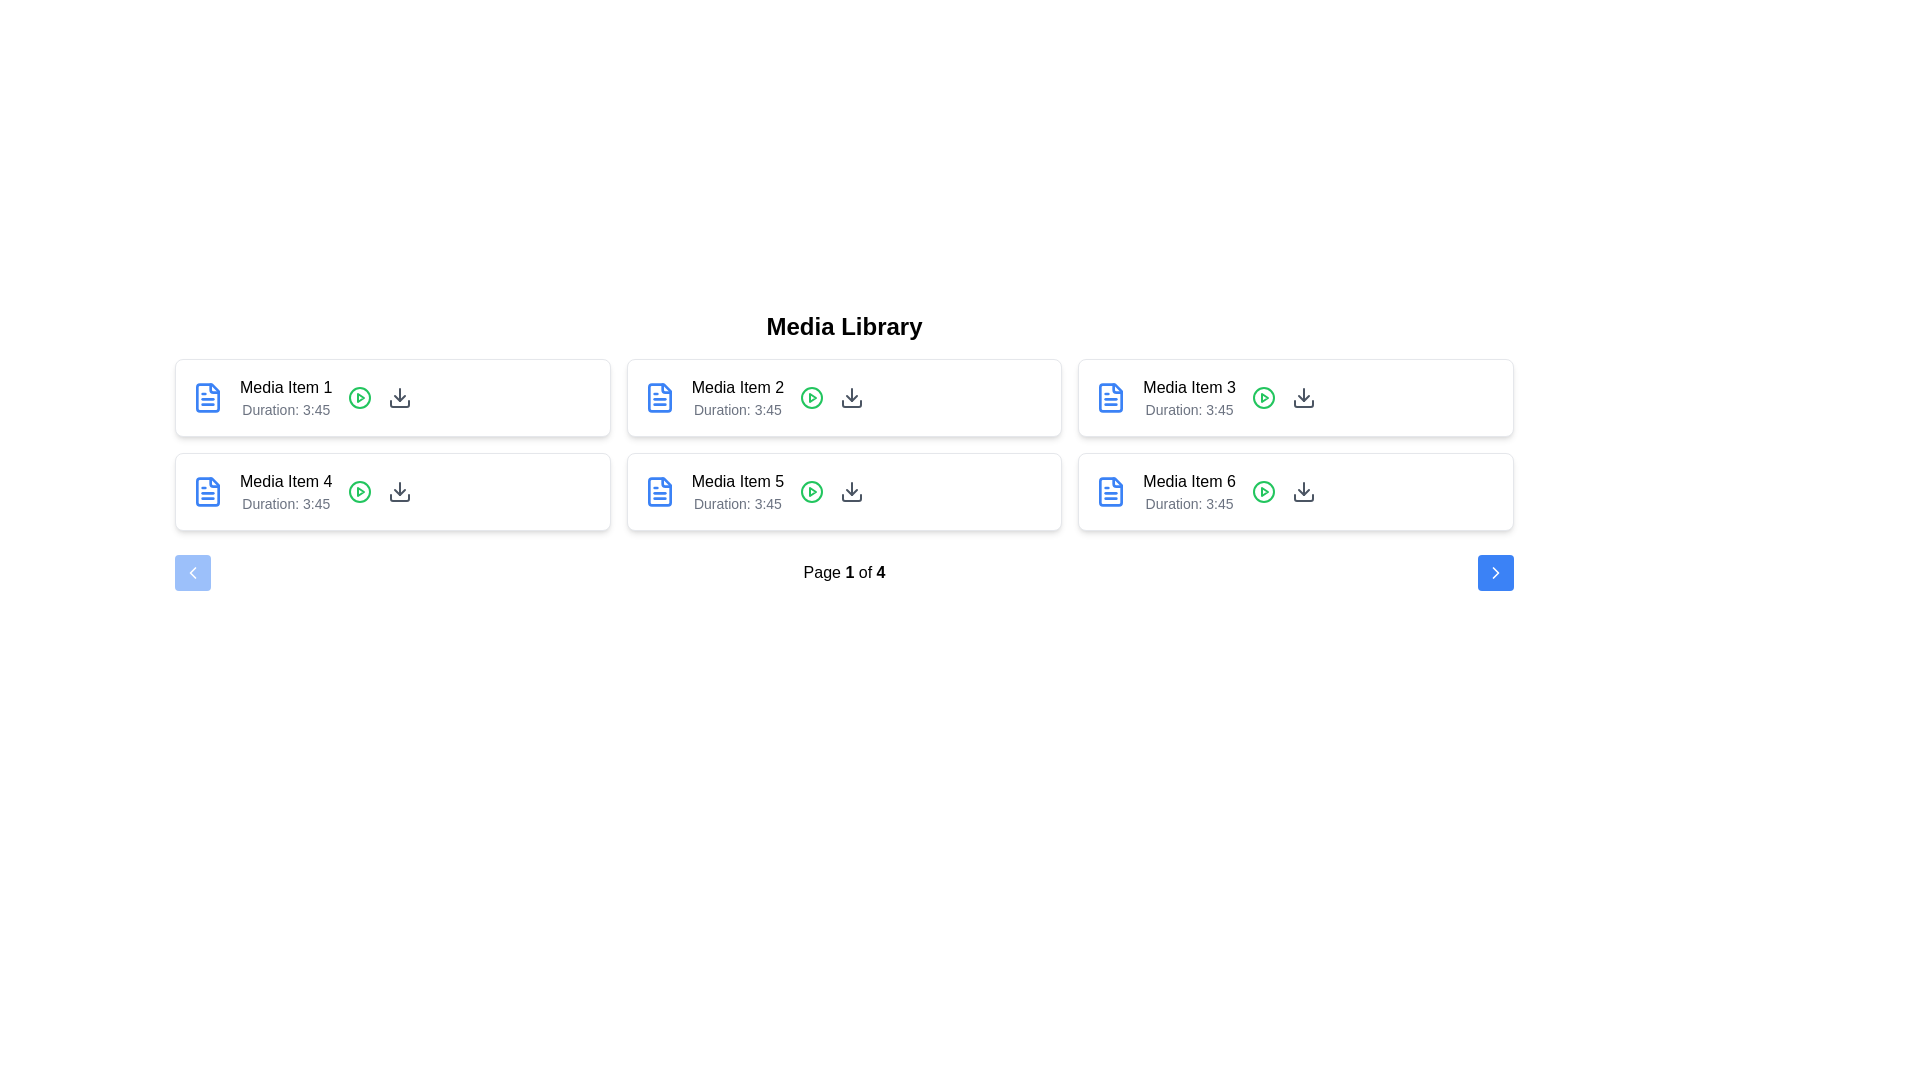  What do you see at coordinates (1262, 397) in the screenshot?
I see `the Play button located to the right of 'Media Item 3'` at bounding box center [1262, 397].